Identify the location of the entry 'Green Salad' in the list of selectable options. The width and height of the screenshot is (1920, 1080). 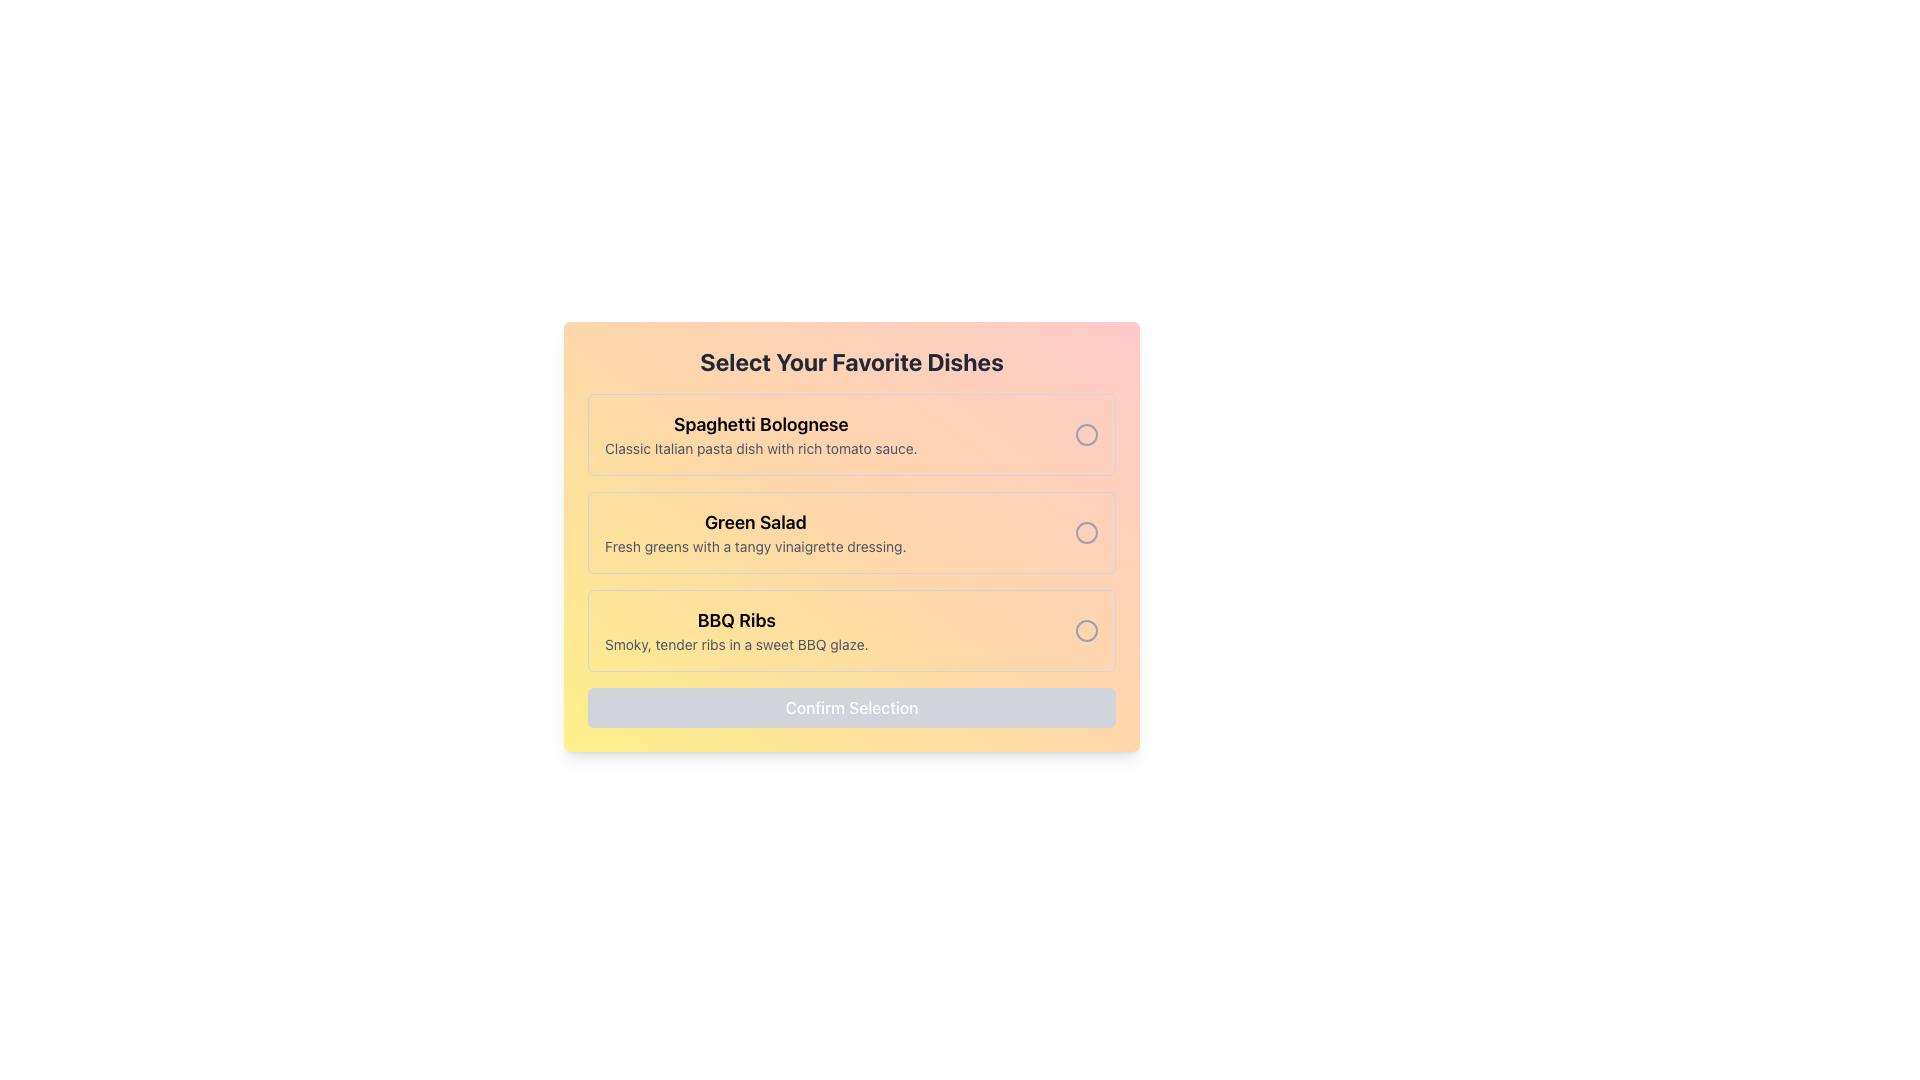
(851, 531).